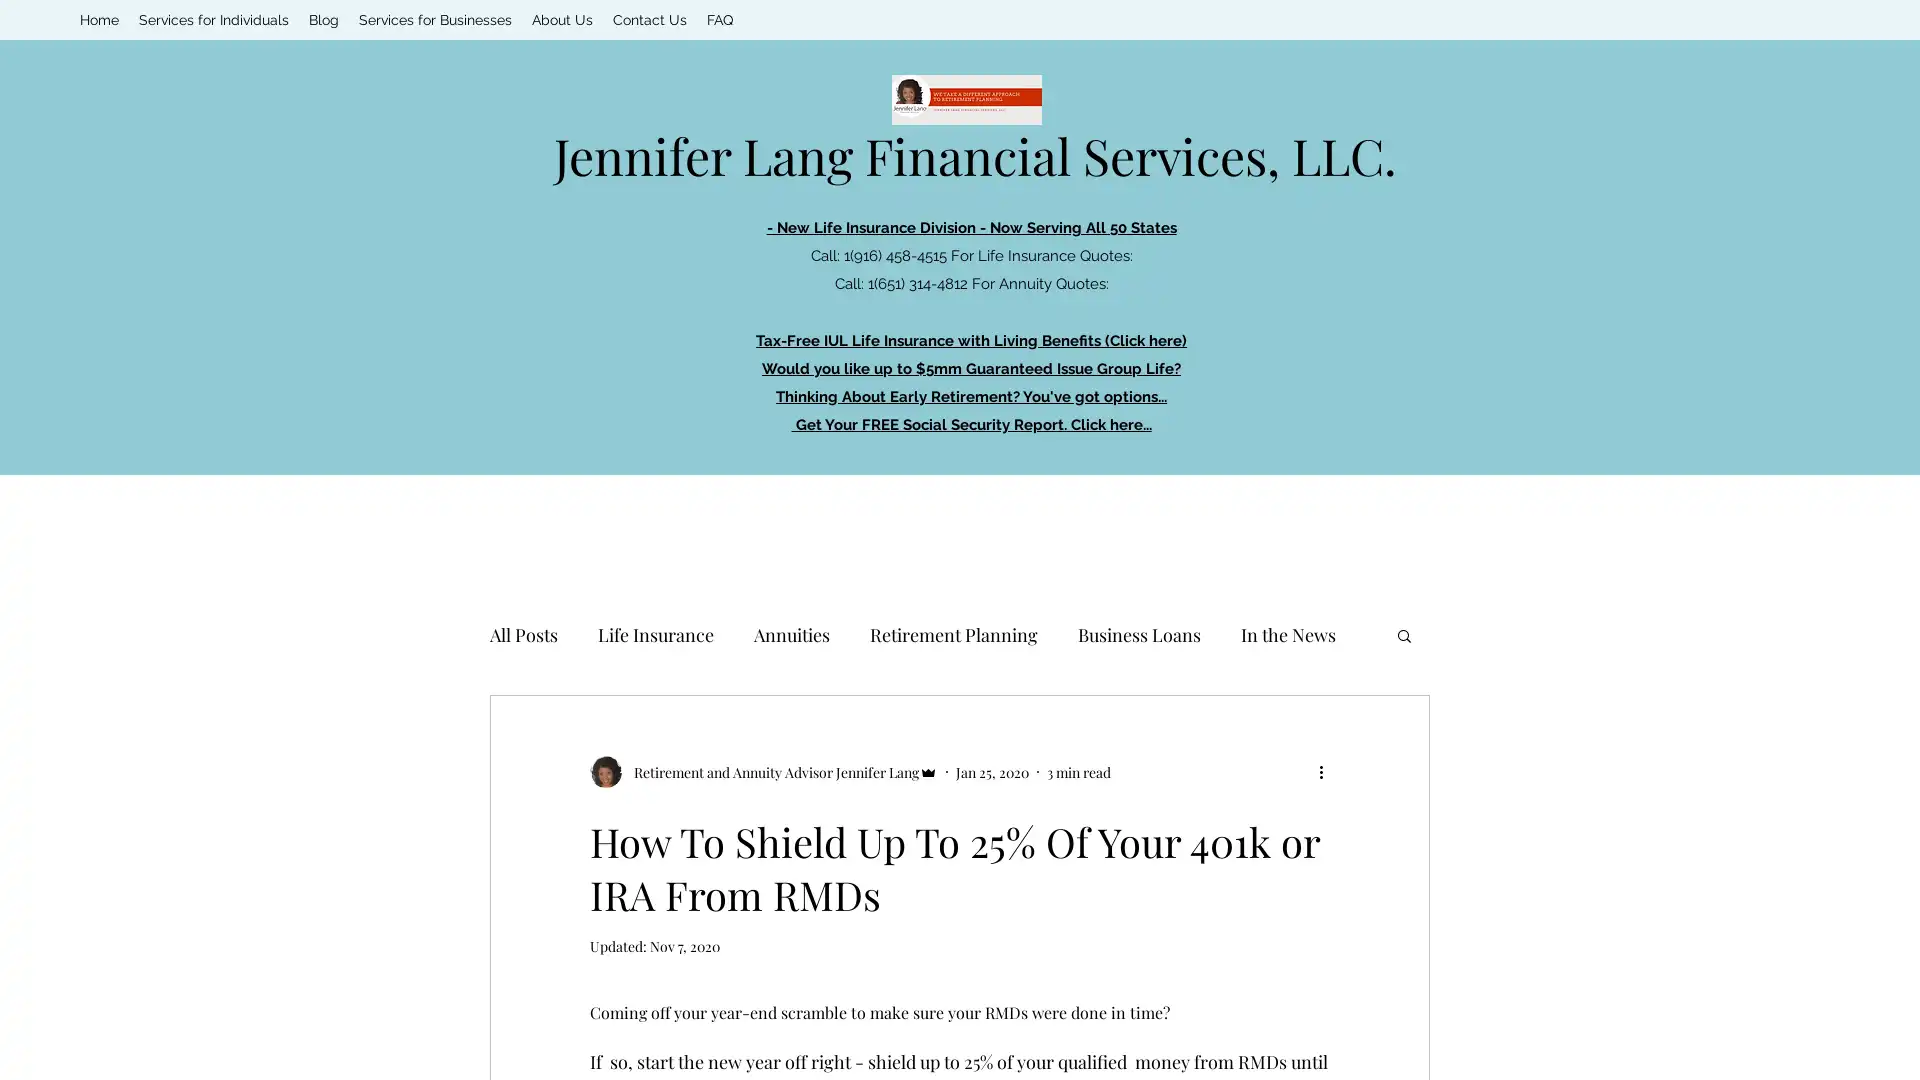 The image size is (1920, 1080). I want to click on Cookie Settings, so click(1703, 1047).